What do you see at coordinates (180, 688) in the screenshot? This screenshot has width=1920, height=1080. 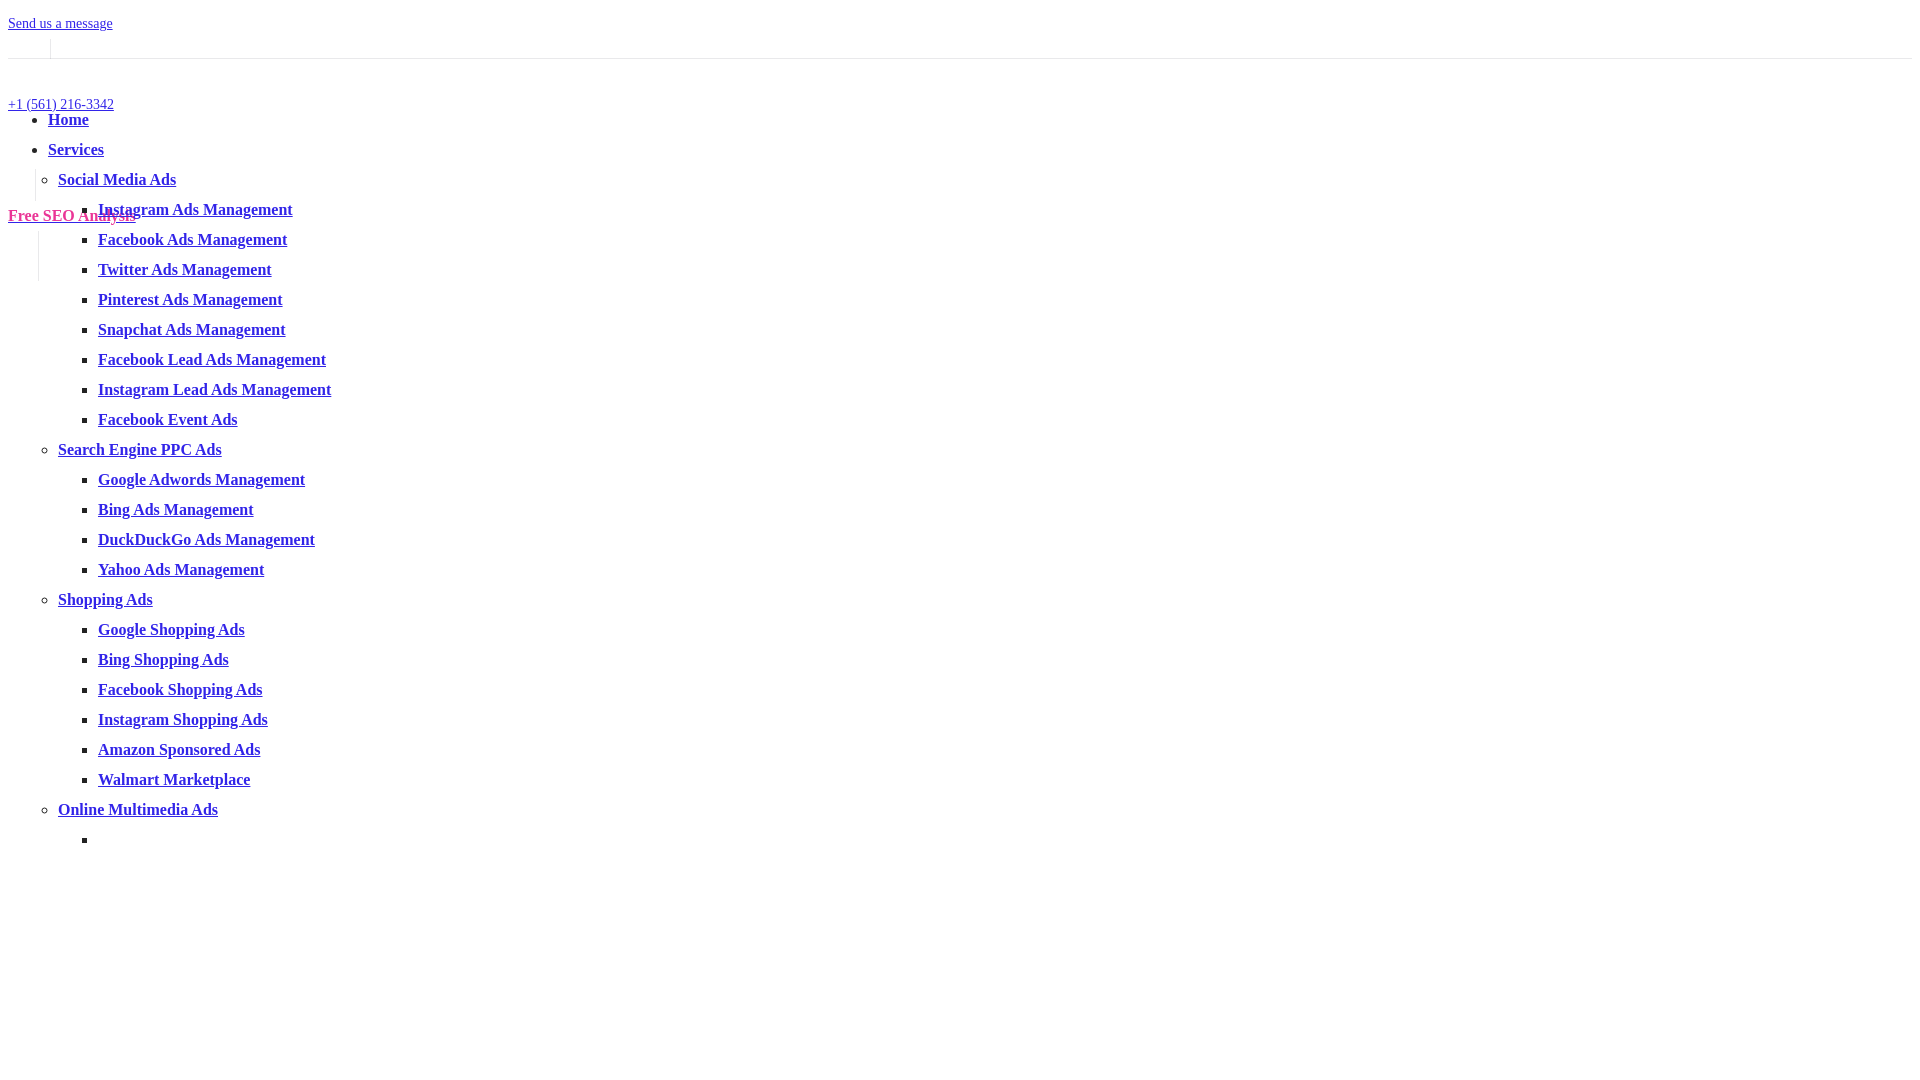 I see `'Facebook Shopping Ads'` at bounding box center [180, 688].